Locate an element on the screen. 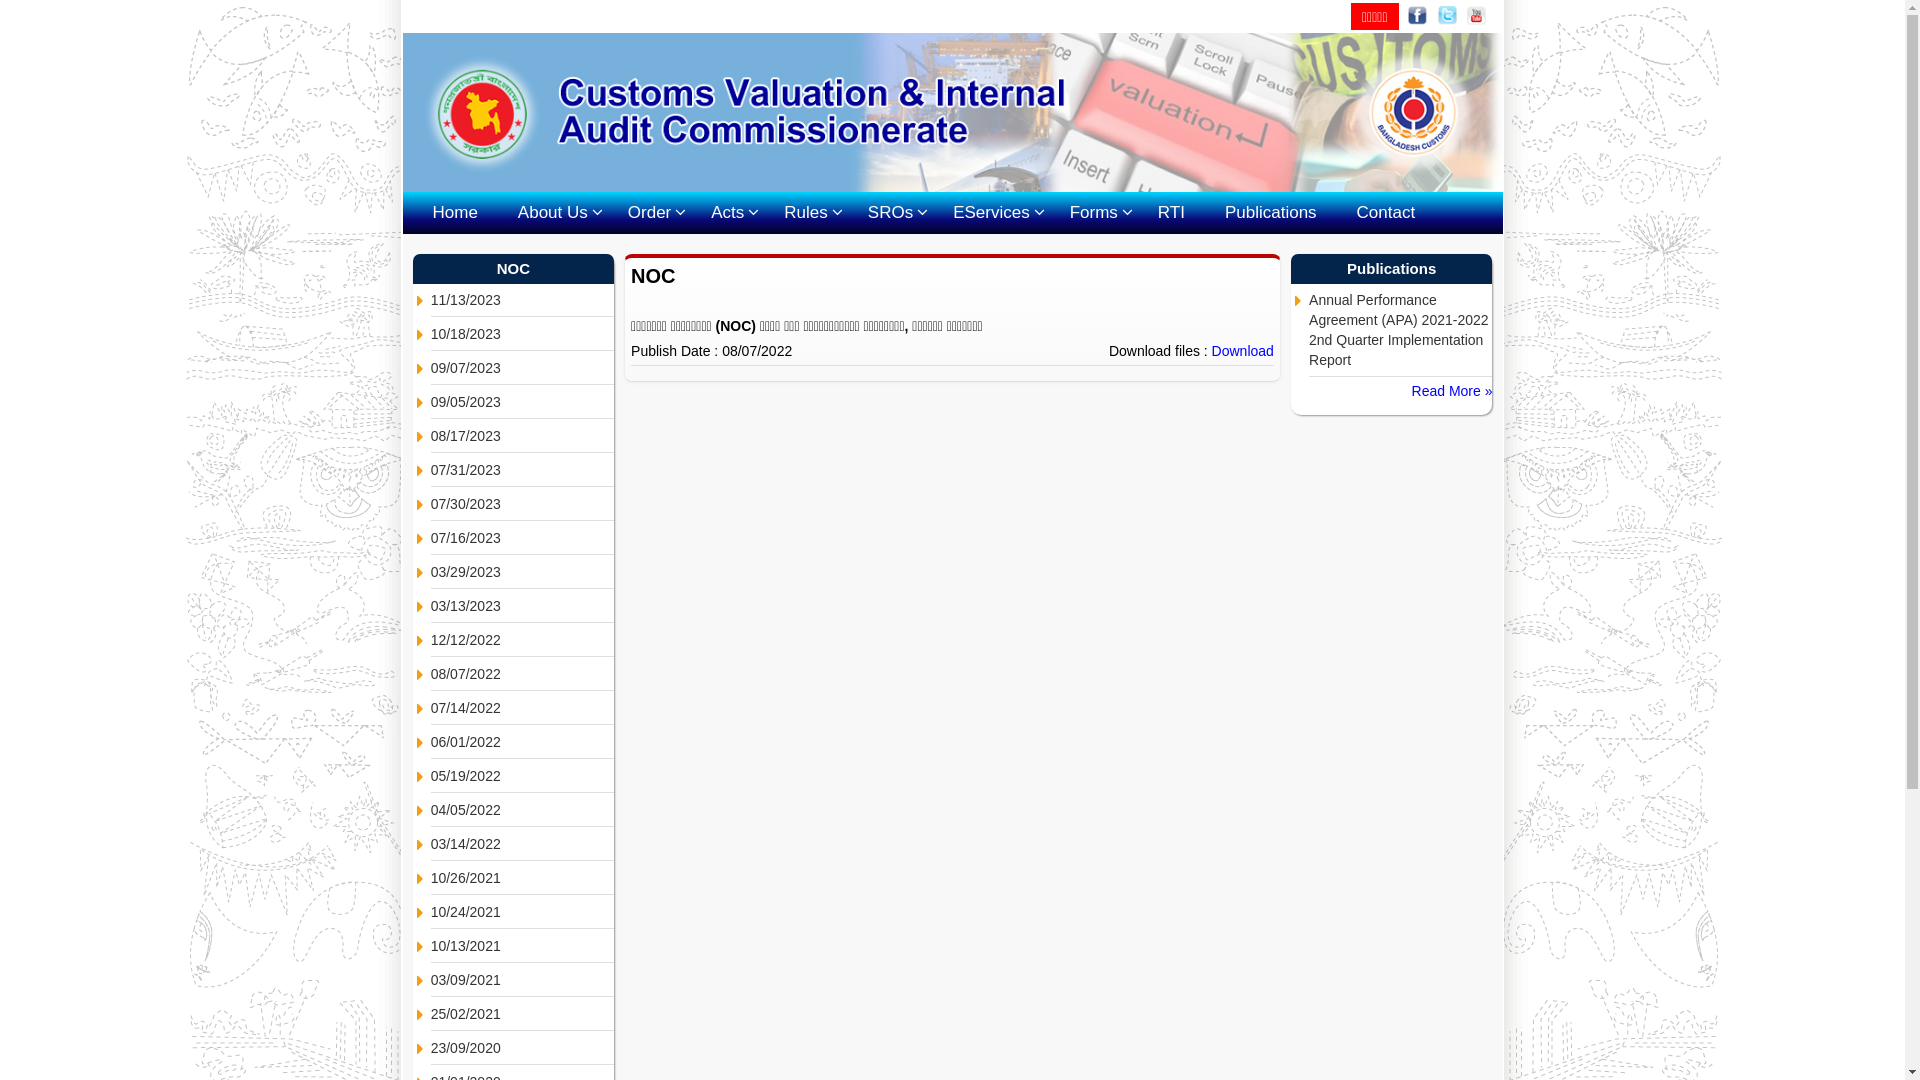 This screenshot has height=1080, width=1920. '07/14/2022' is located at coordinates (522, 707).